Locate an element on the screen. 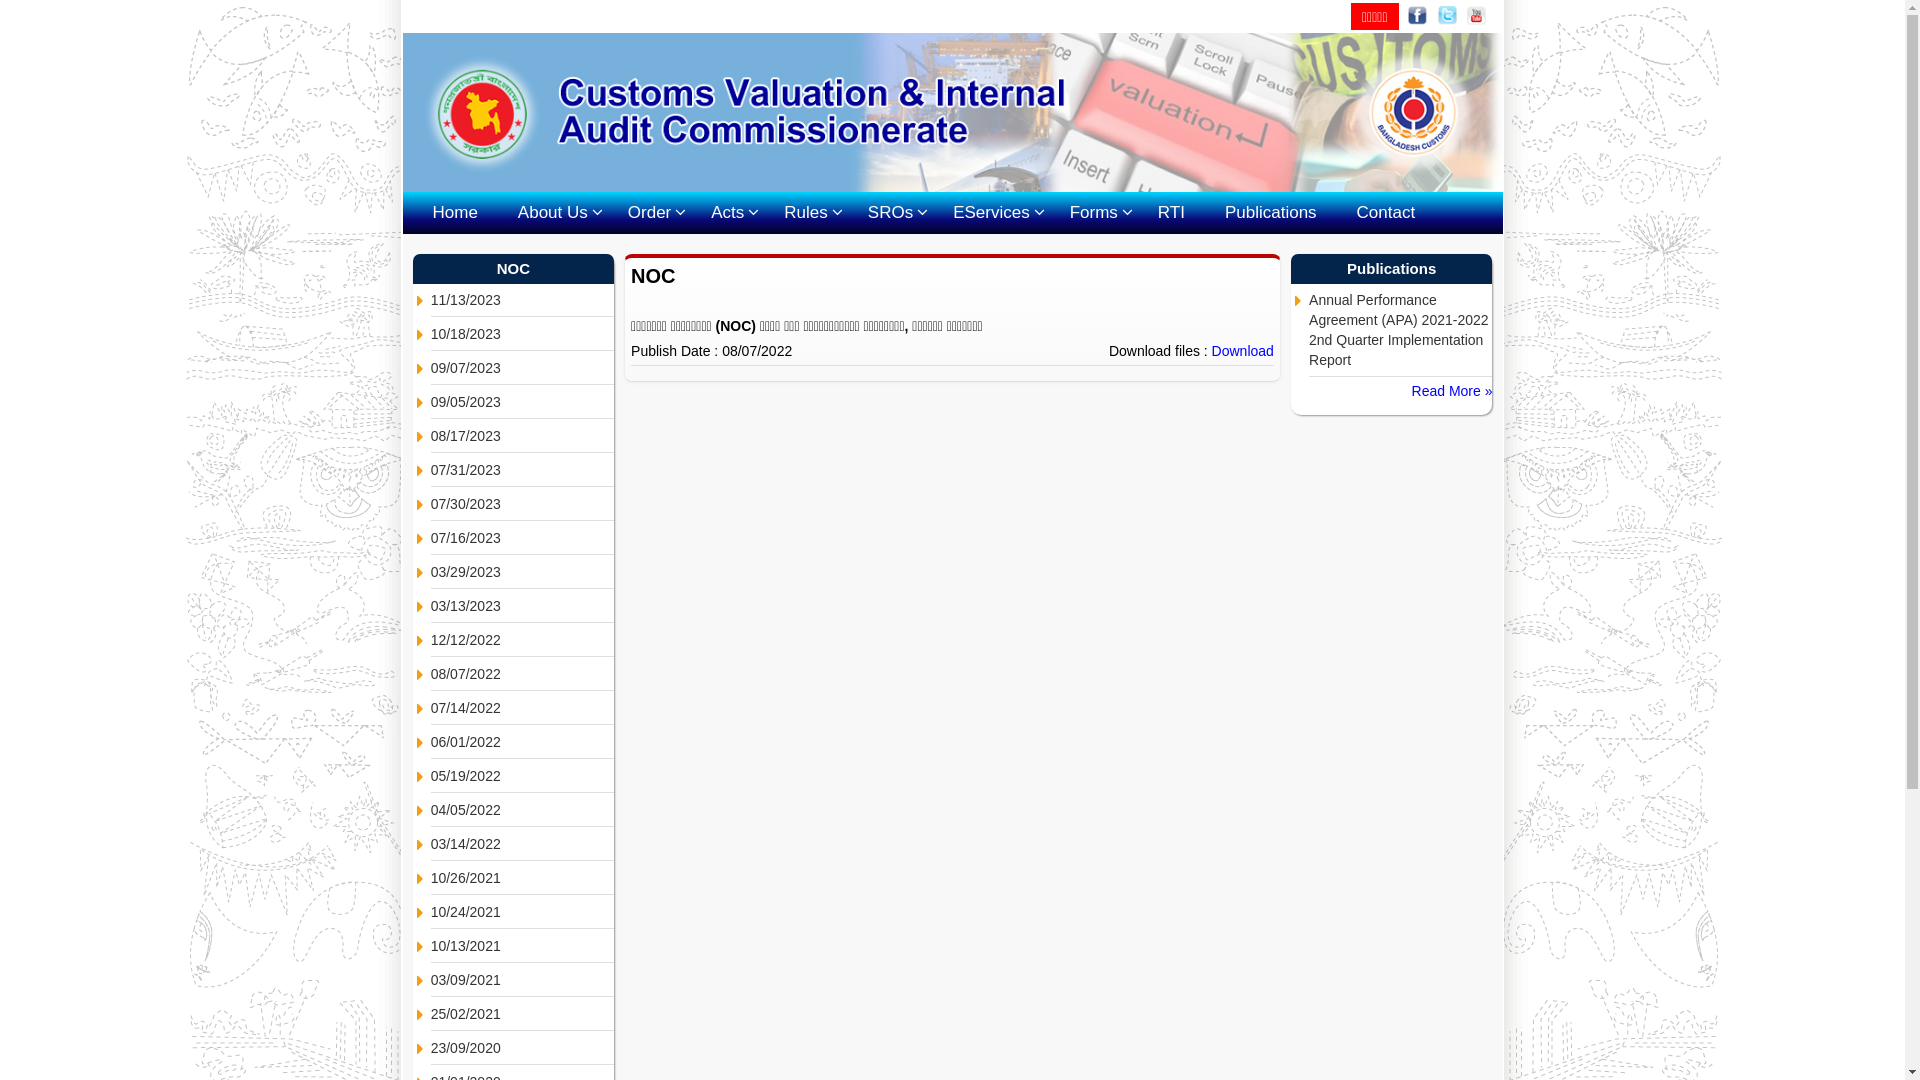 This screenshot has height=1080, width=1920. '07/14/2022' is located at coordinates (522, 707).